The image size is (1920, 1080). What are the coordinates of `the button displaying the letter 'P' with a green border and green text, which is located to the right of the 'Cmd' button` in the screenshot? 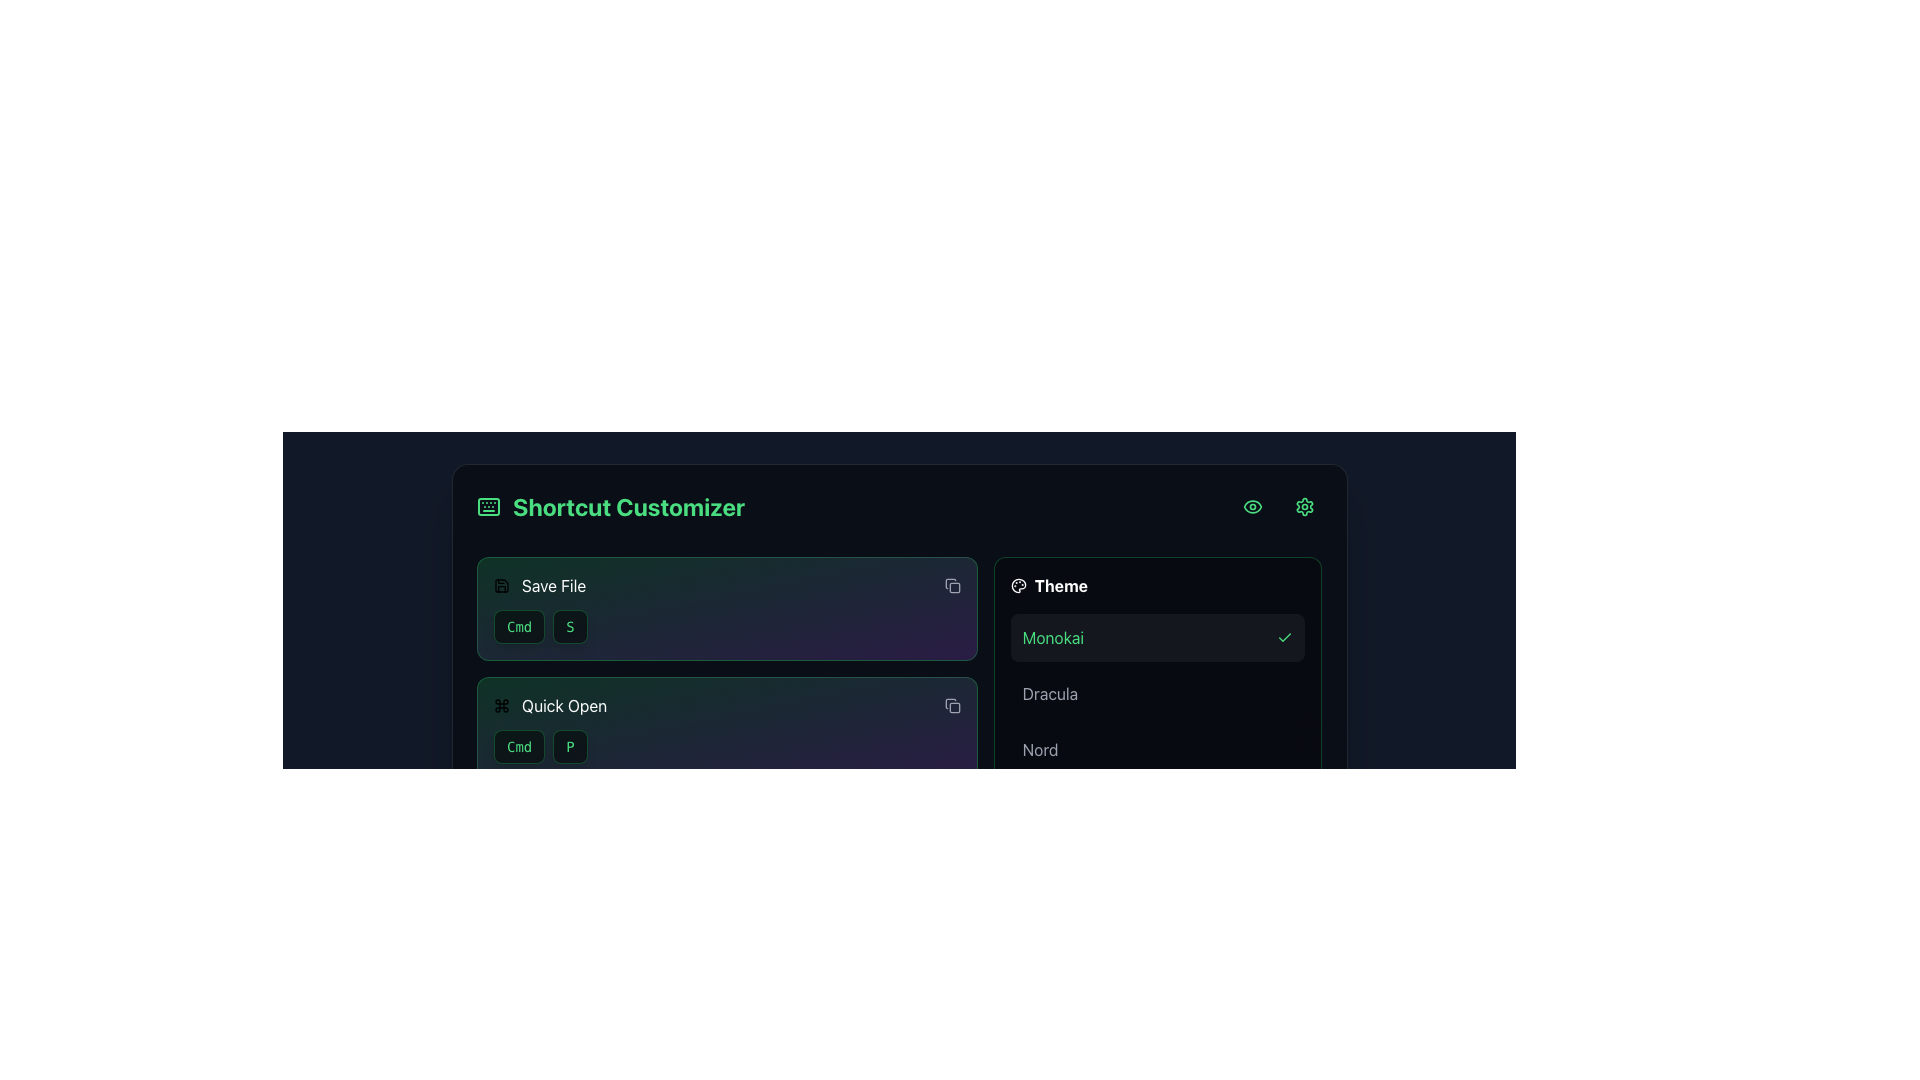 It's located at (569, 747).